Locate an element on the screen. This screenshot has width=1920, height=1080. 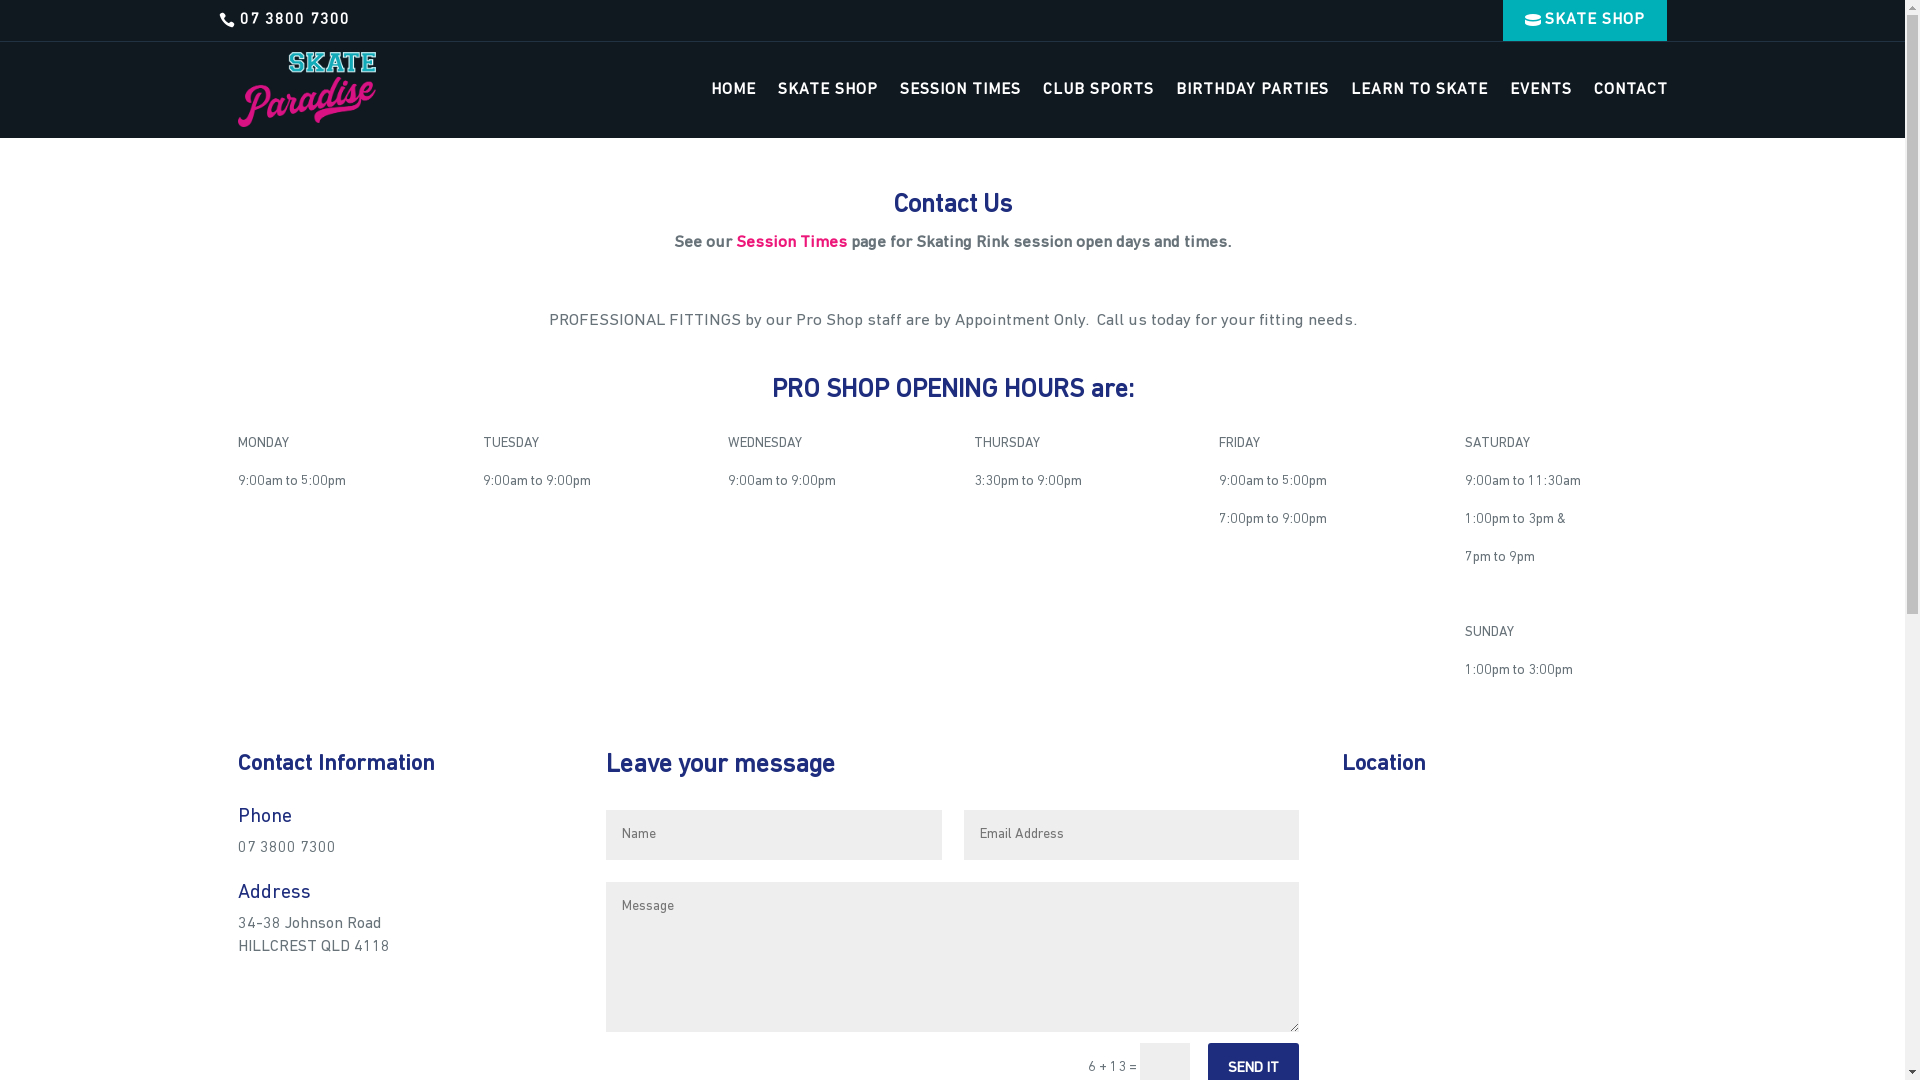
'CONTACT' is located at coordinates (1631, 88).